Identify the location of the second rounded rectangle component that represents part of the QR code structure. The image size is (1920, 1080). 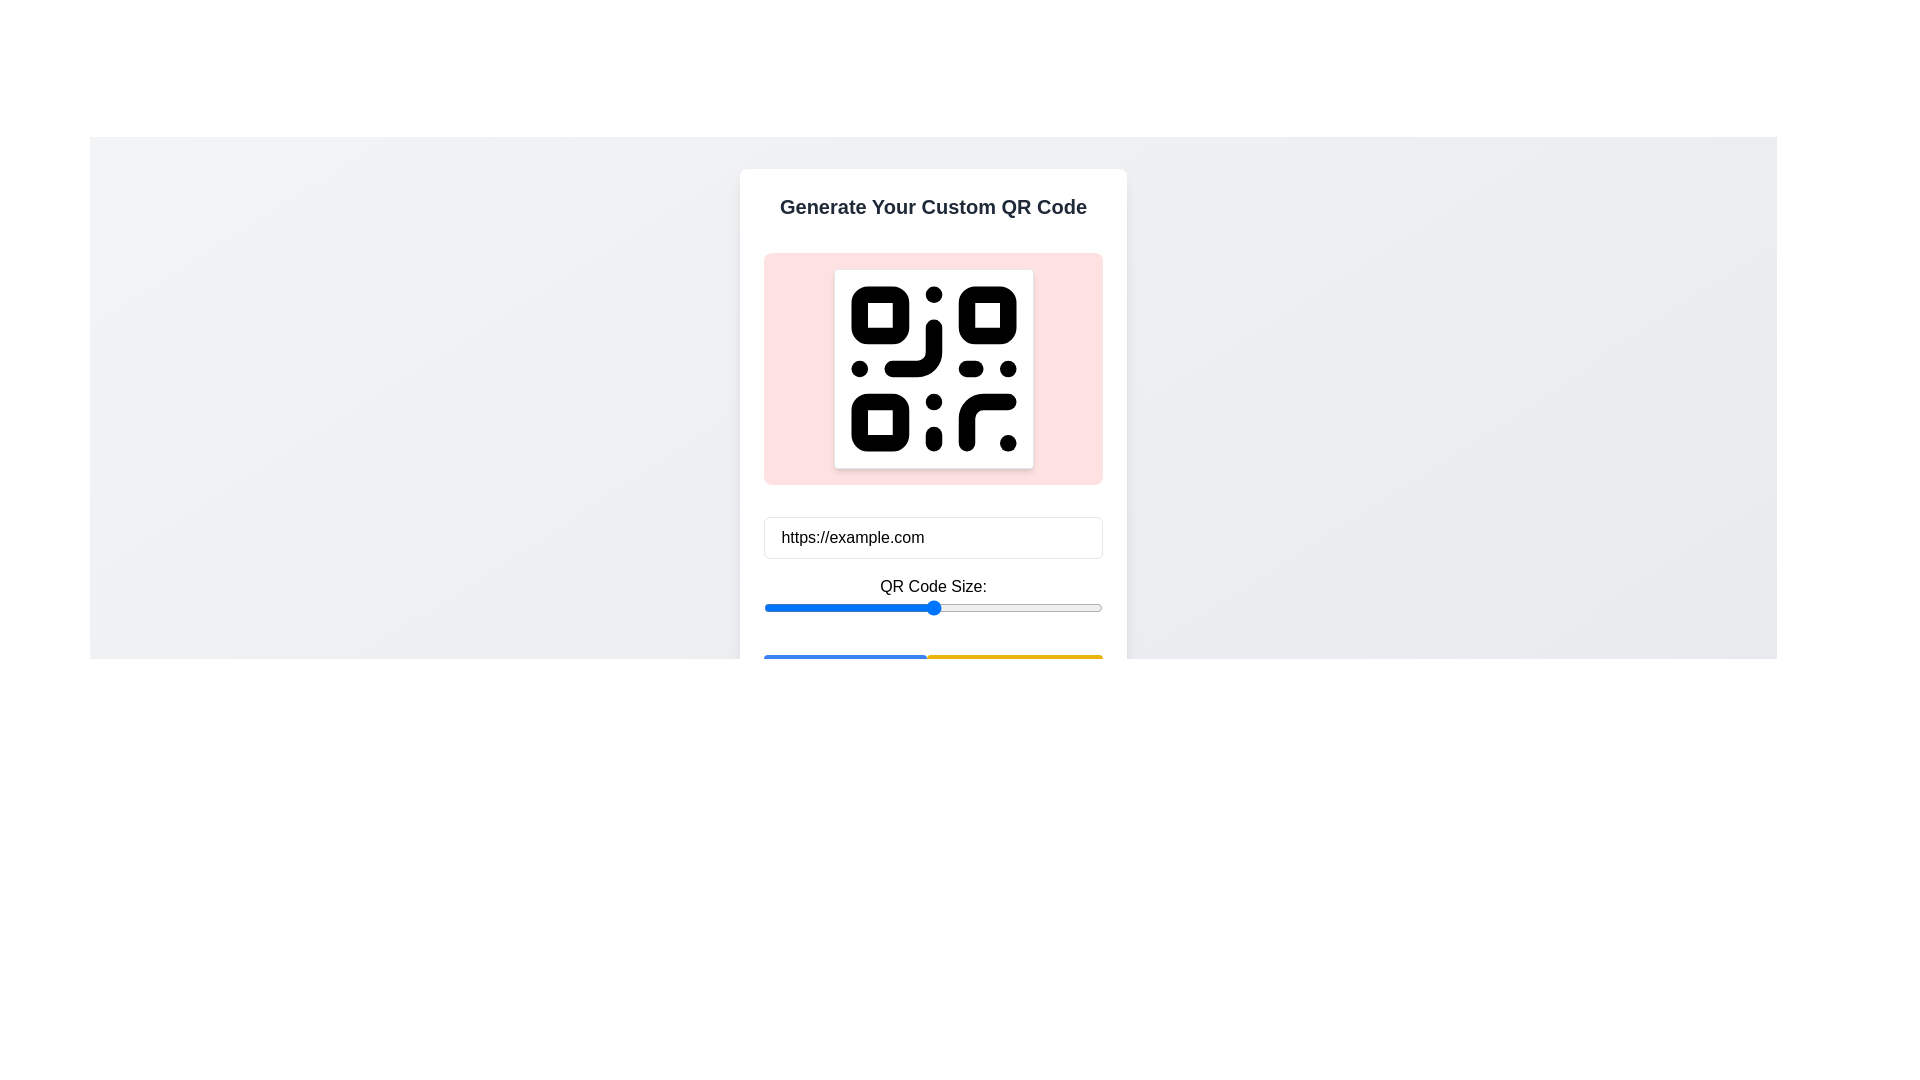
(987, 315).